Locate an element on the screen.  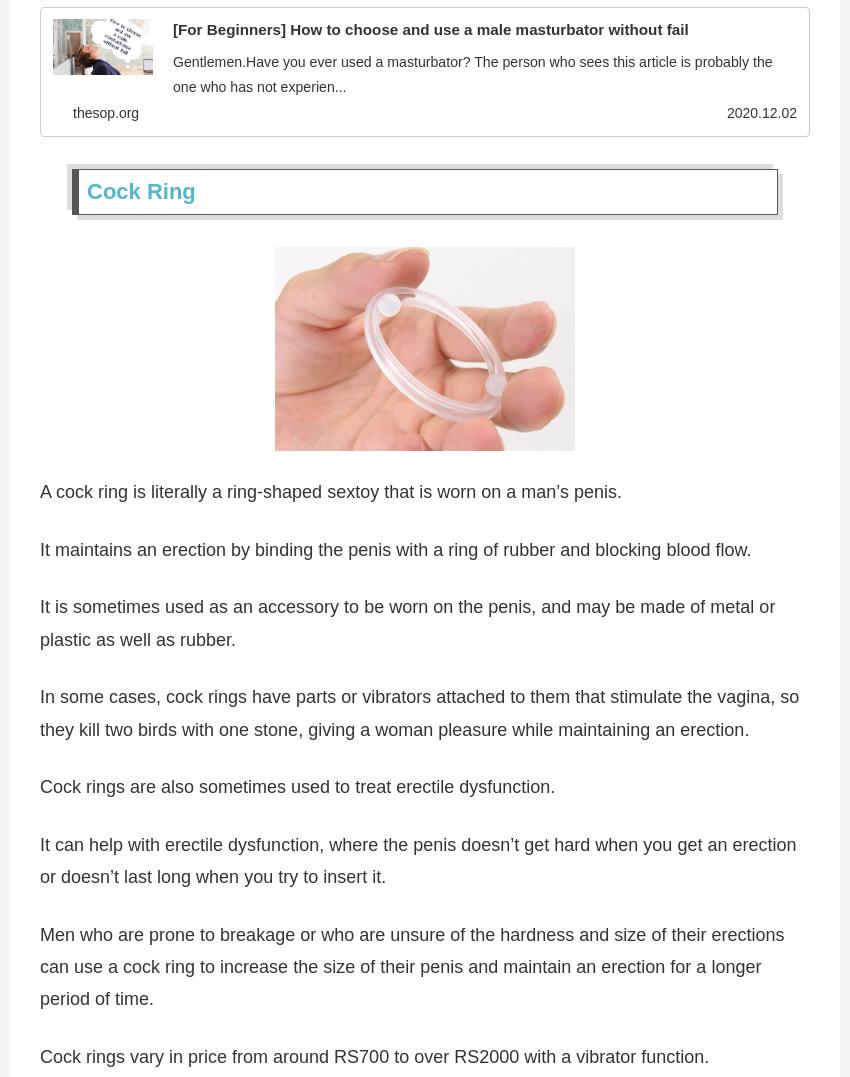
'thesop.org' is located at coordinates (73, 114).